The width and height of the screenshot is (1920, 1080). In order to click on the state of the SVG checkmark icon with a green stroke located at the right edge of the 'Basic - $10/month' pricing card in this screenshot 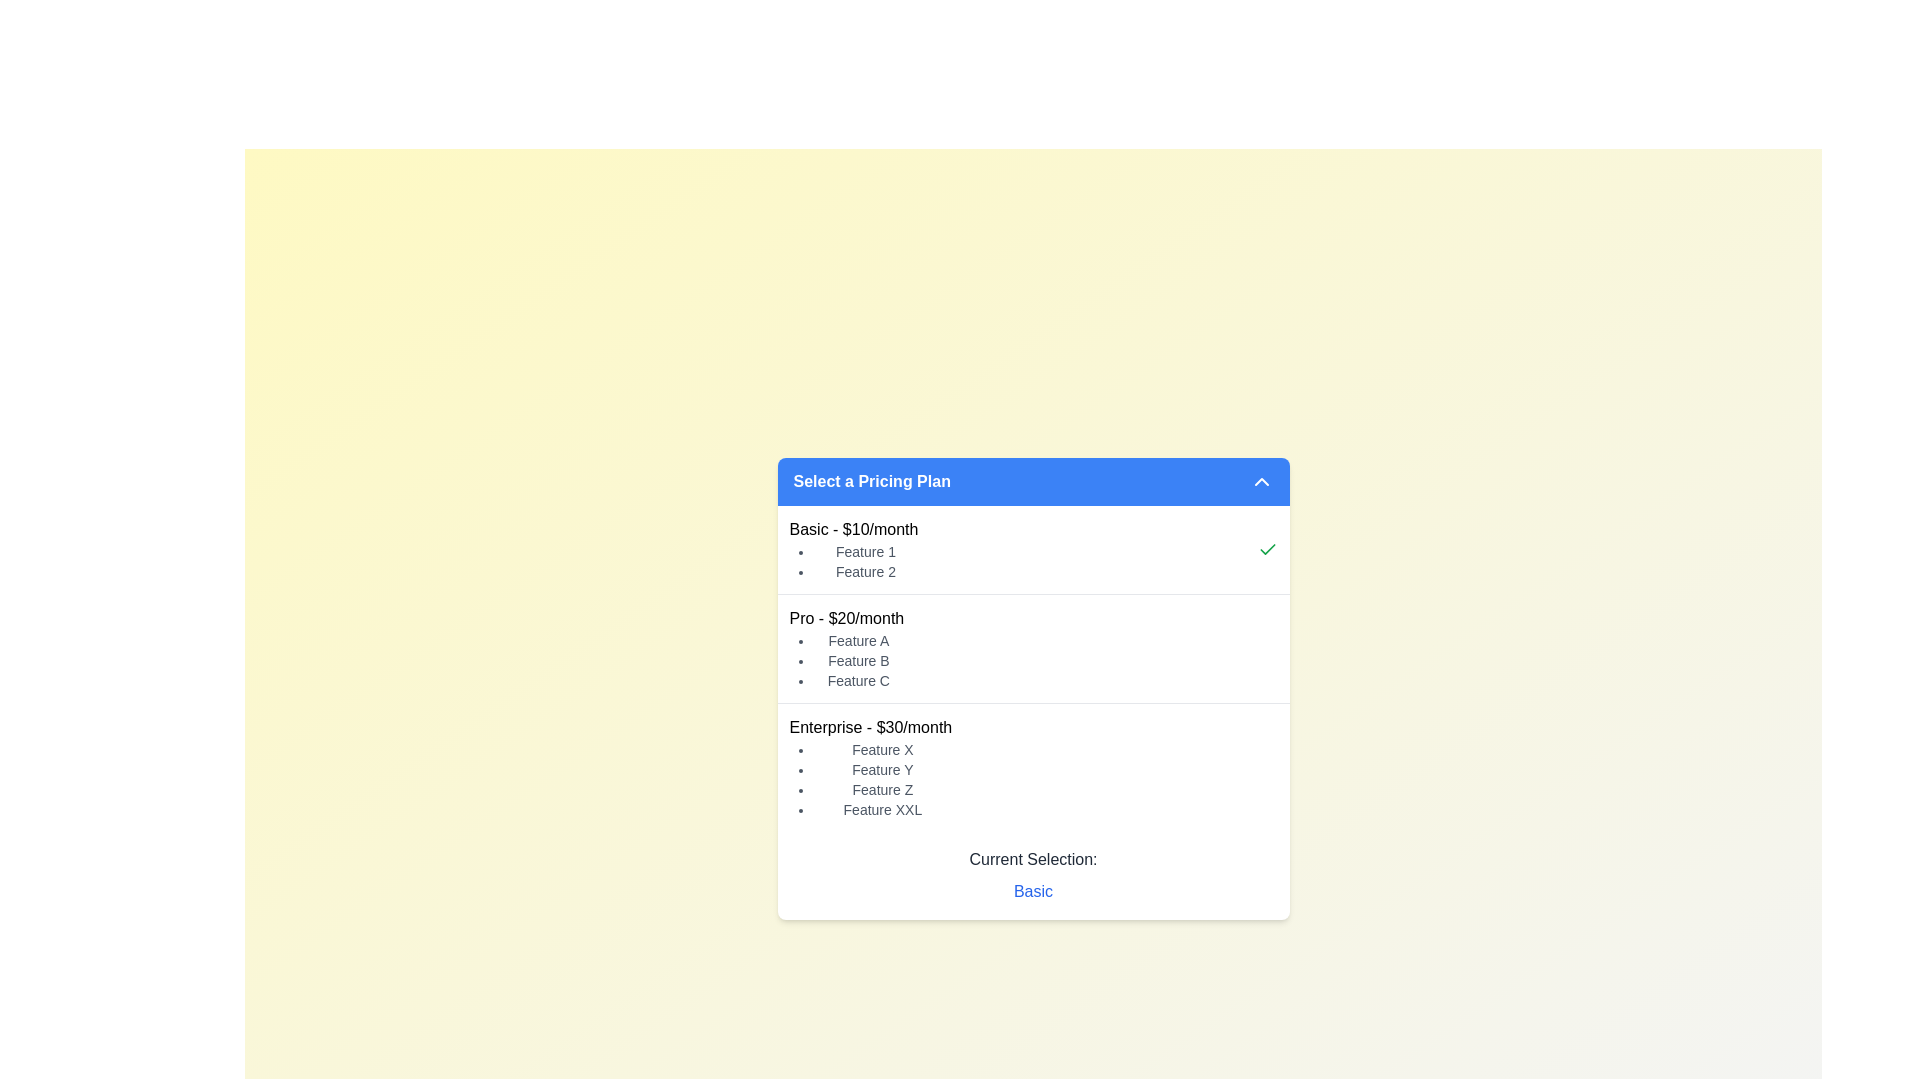, I will do `click(1266, 550)`.